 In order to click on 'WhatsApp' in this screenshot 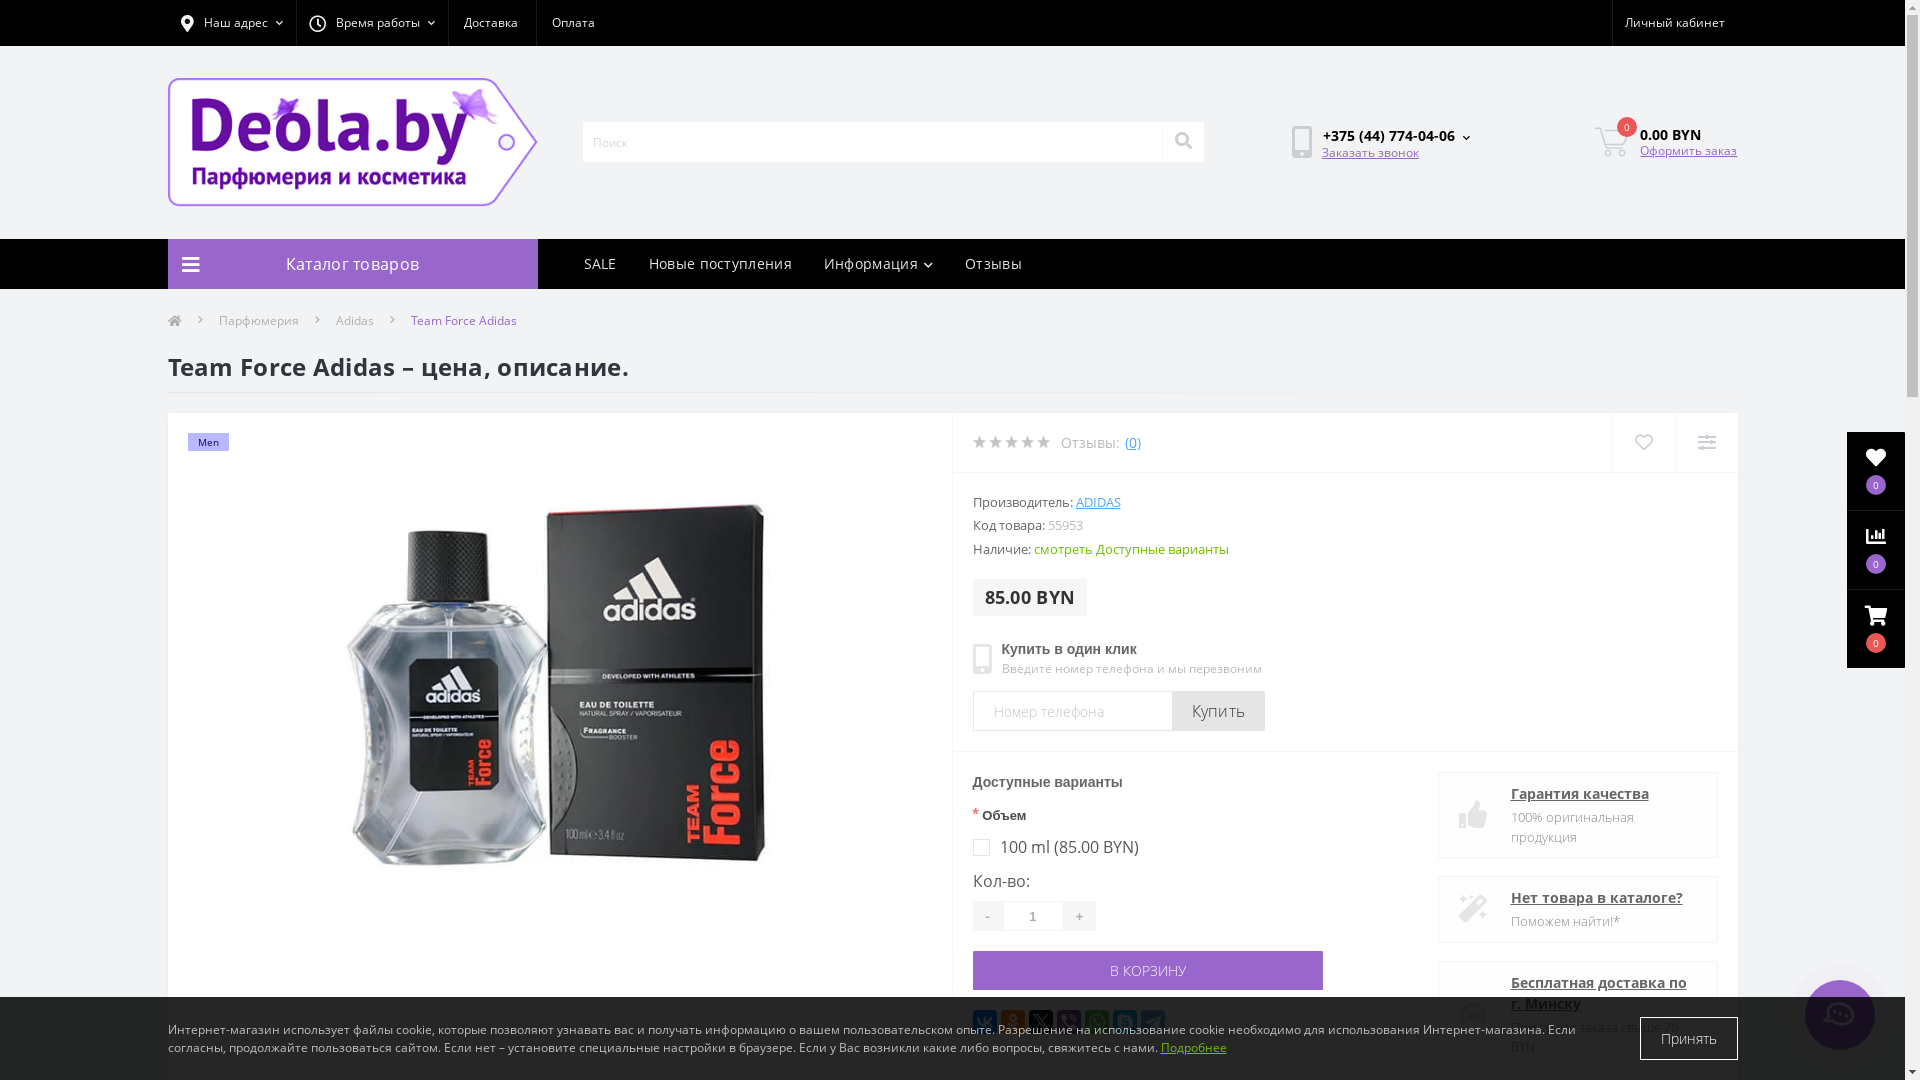, I will do `click(1094, 1022)`.